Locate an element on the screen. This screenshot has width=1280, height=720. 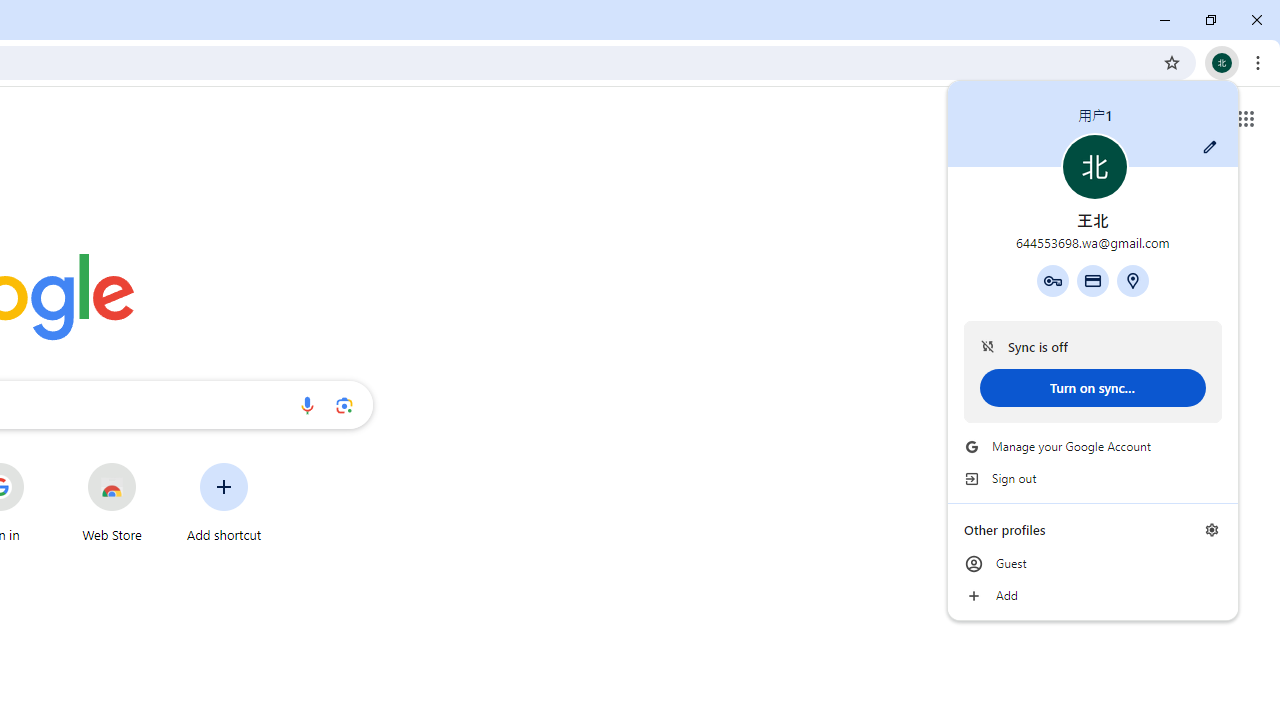
'Addresses and more' is located at coordinates (1133, 280).